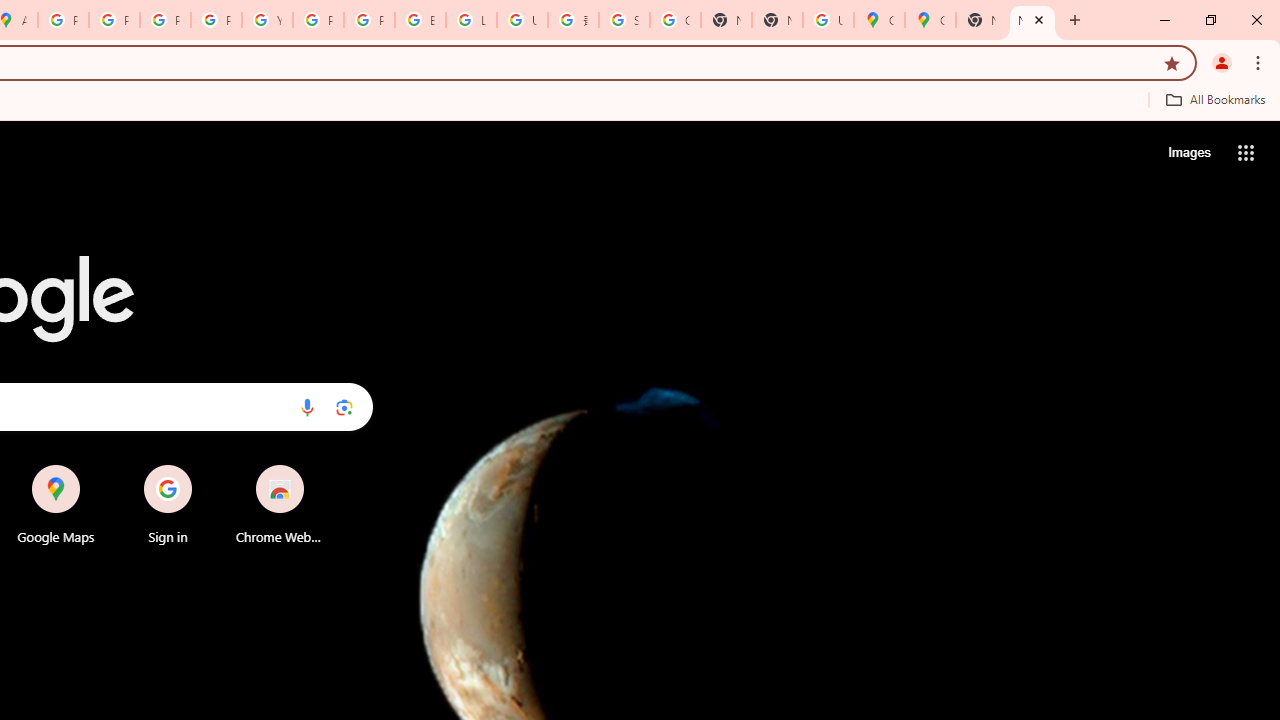 The width and height of the screenshot is (1280, 720). Describe the element at coordinates (266, 20) in the screenshot. I see `'YouTube'` at that location.